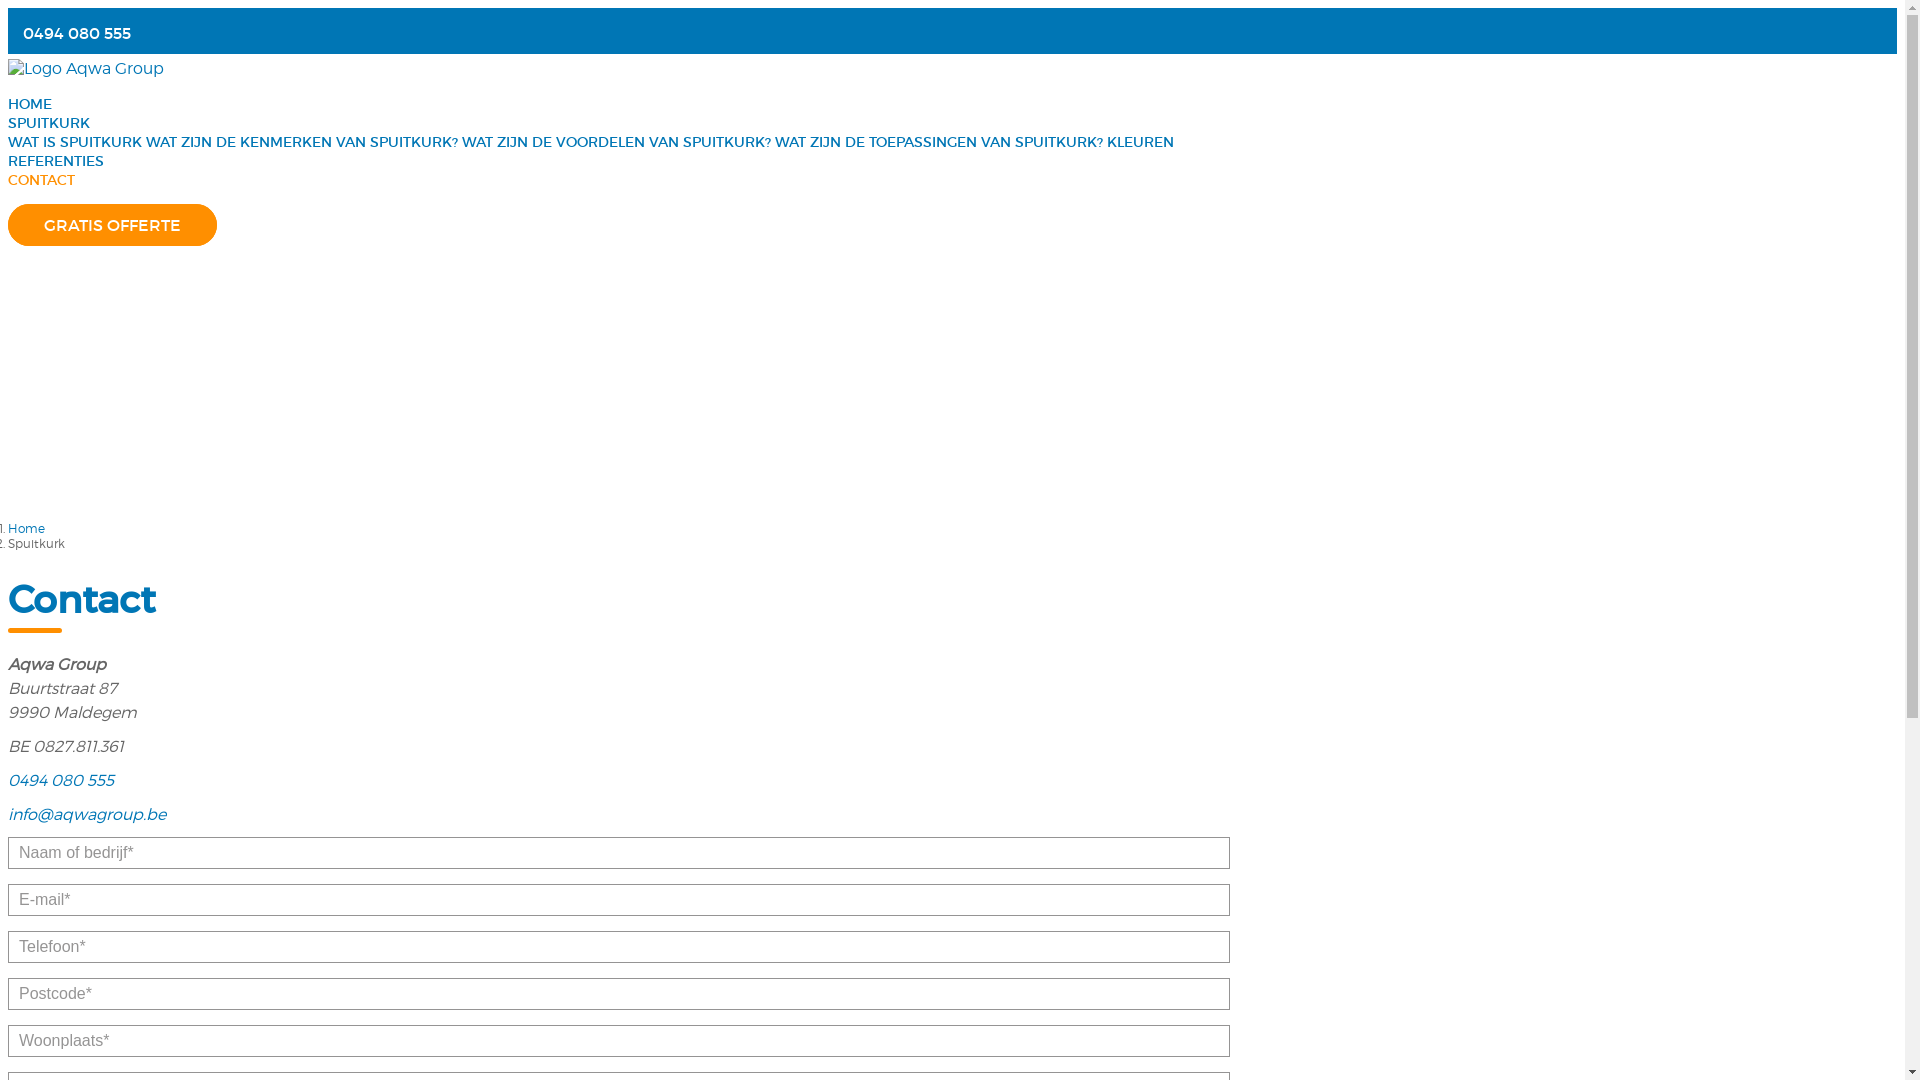  Describe the element at coordinates (41, 180) in the screenshot. I see `'CONTACT'` at that location.